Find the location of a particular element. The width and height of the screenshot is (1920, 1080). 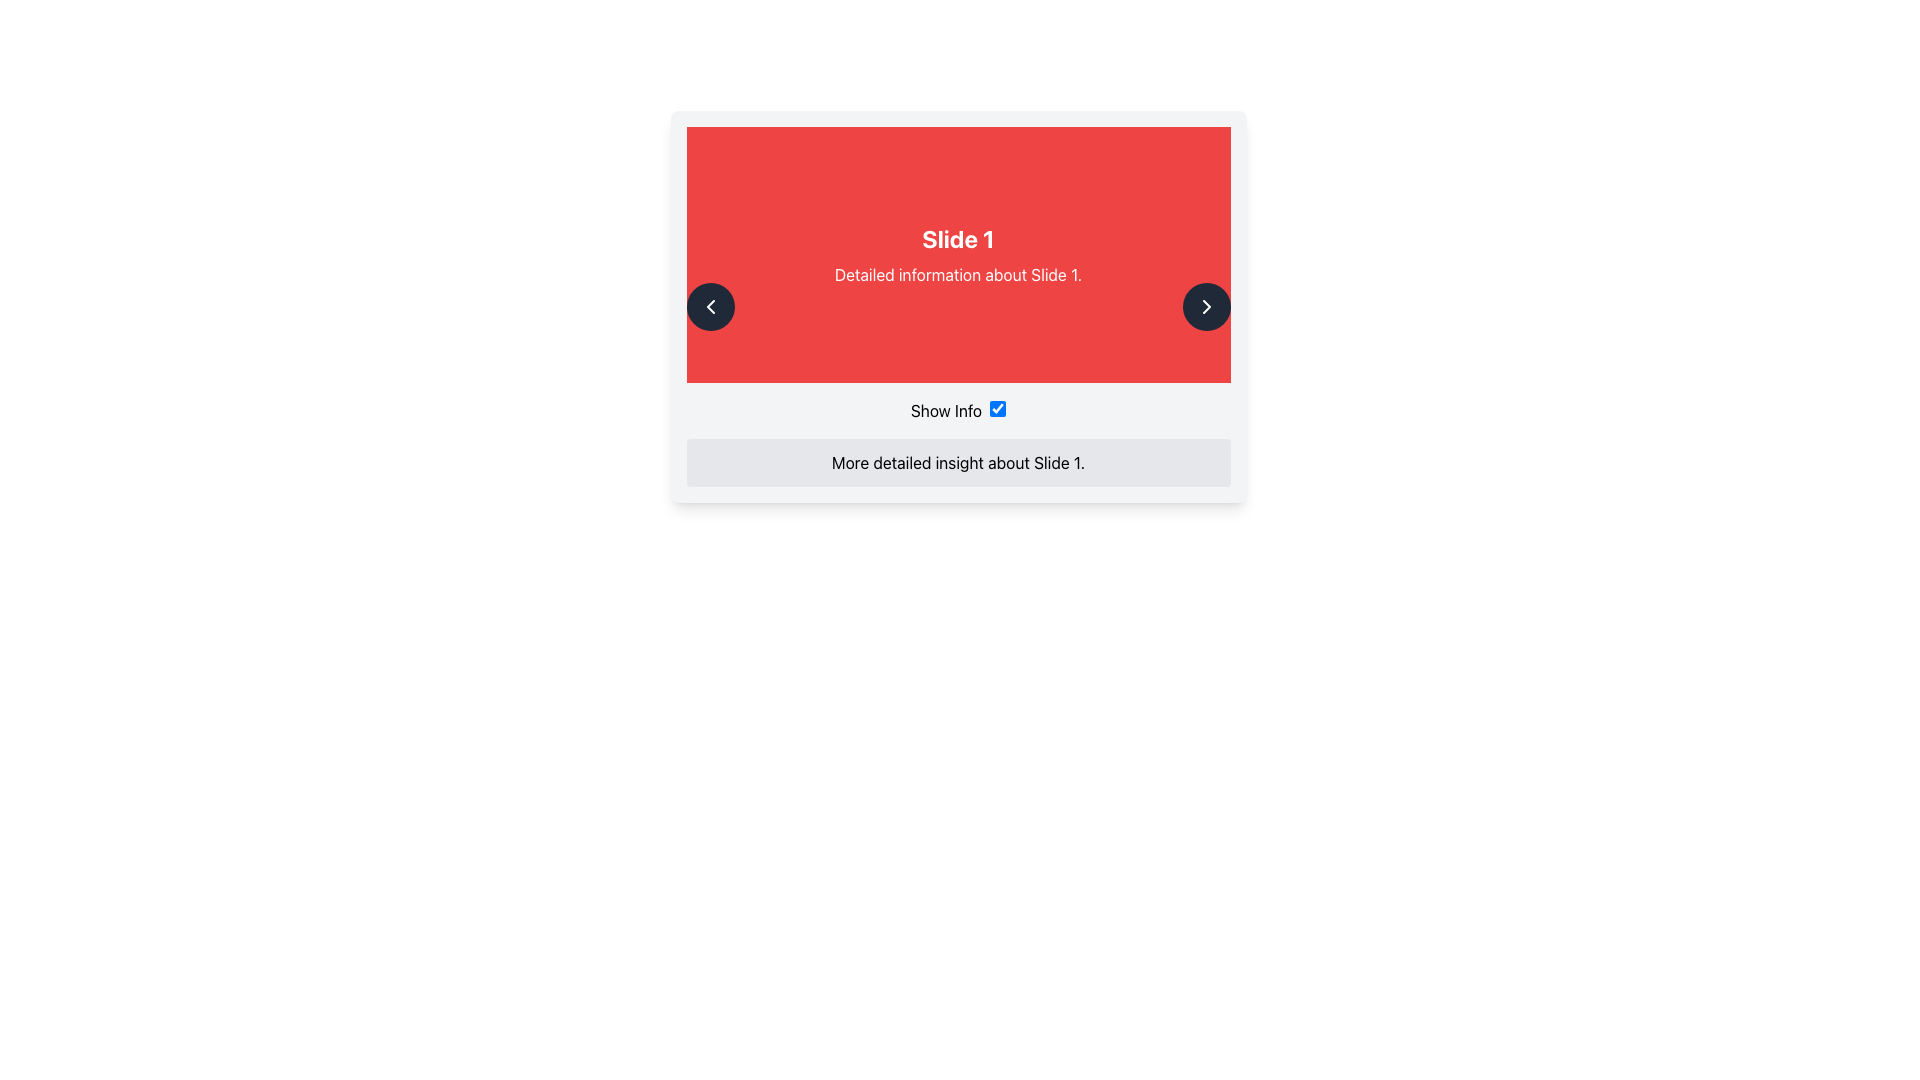

the checkbox located to the right of the 'Show Info' label is located at coordinates (998, 407).